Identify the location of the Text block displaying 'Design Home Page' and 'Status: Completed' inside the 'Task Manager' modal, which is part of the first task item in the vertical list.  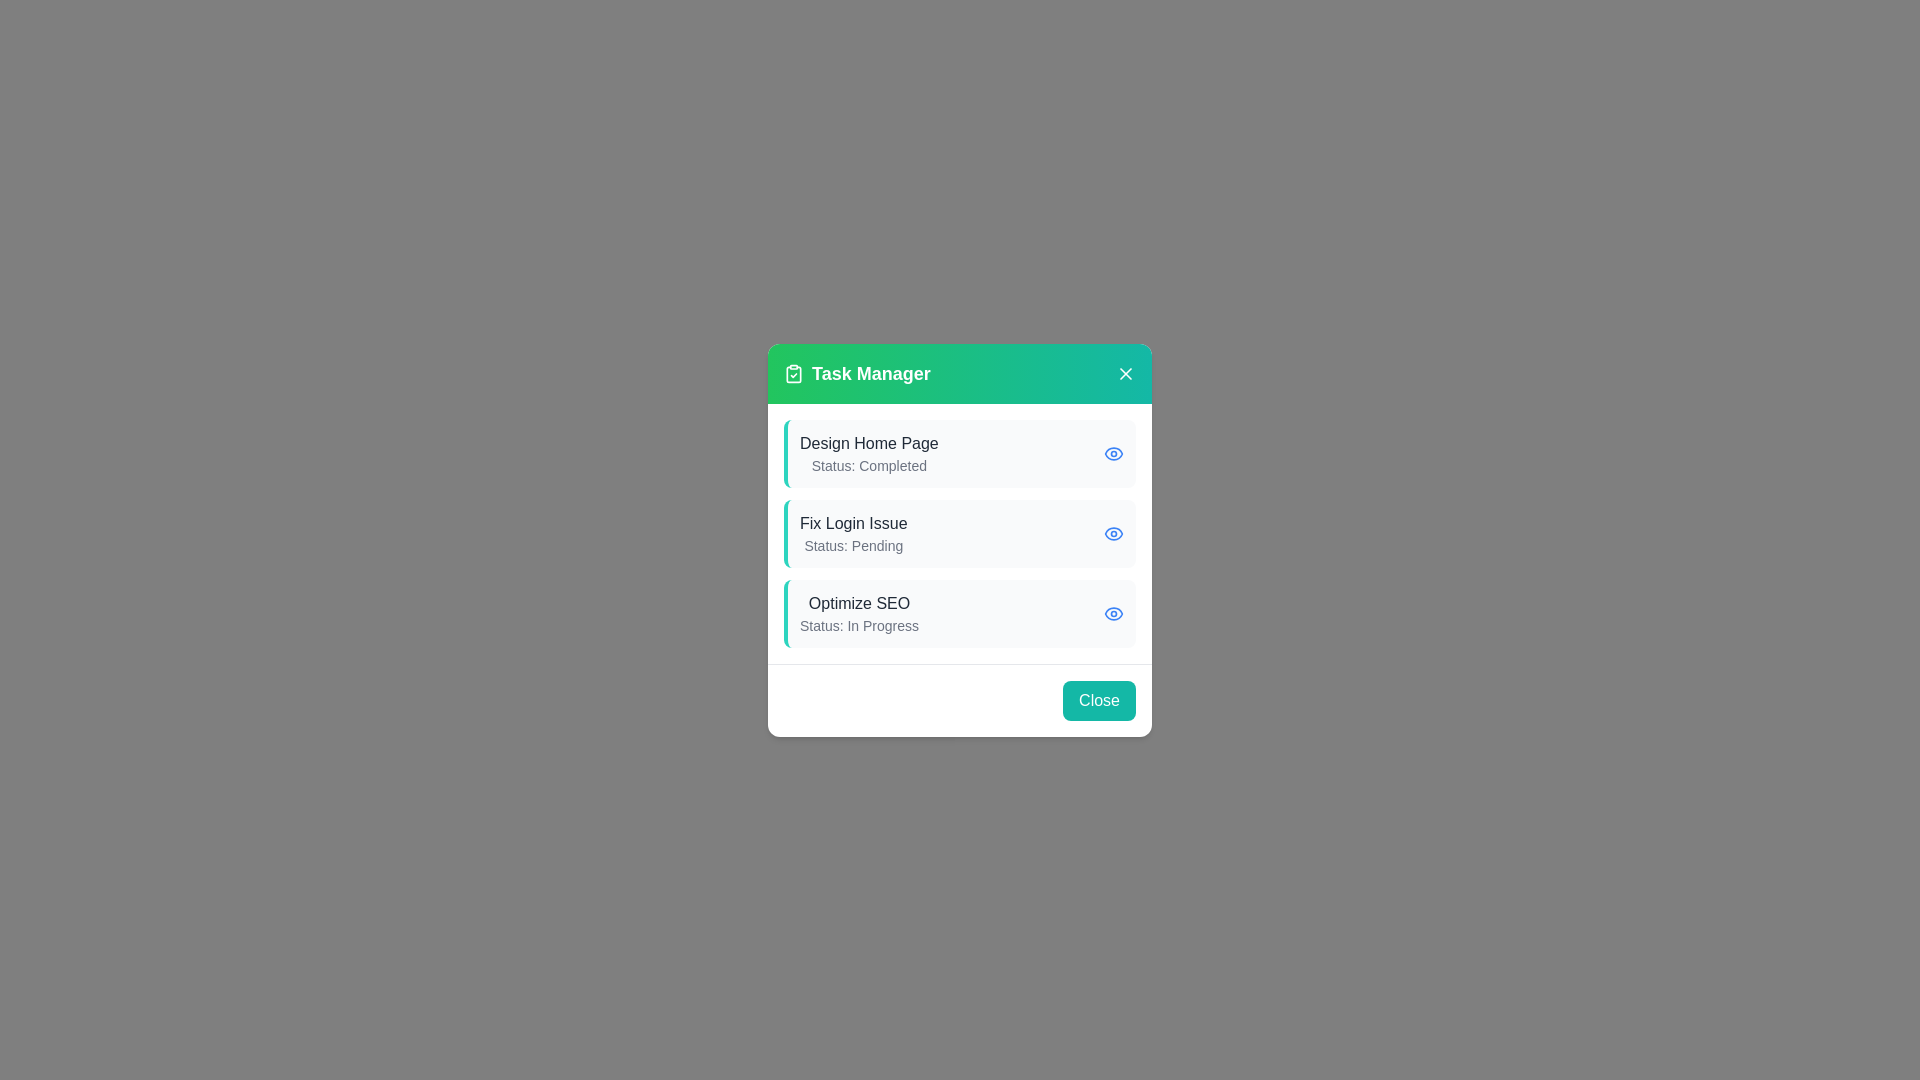
(869, 453).